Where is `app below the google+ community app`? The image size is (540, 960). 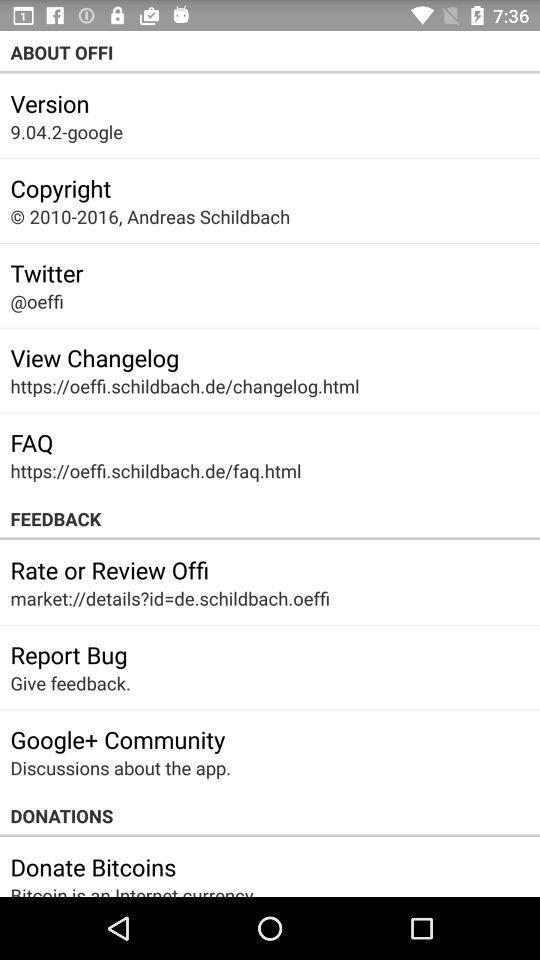
app below the google+ community app is located at coordinates (120, 767).